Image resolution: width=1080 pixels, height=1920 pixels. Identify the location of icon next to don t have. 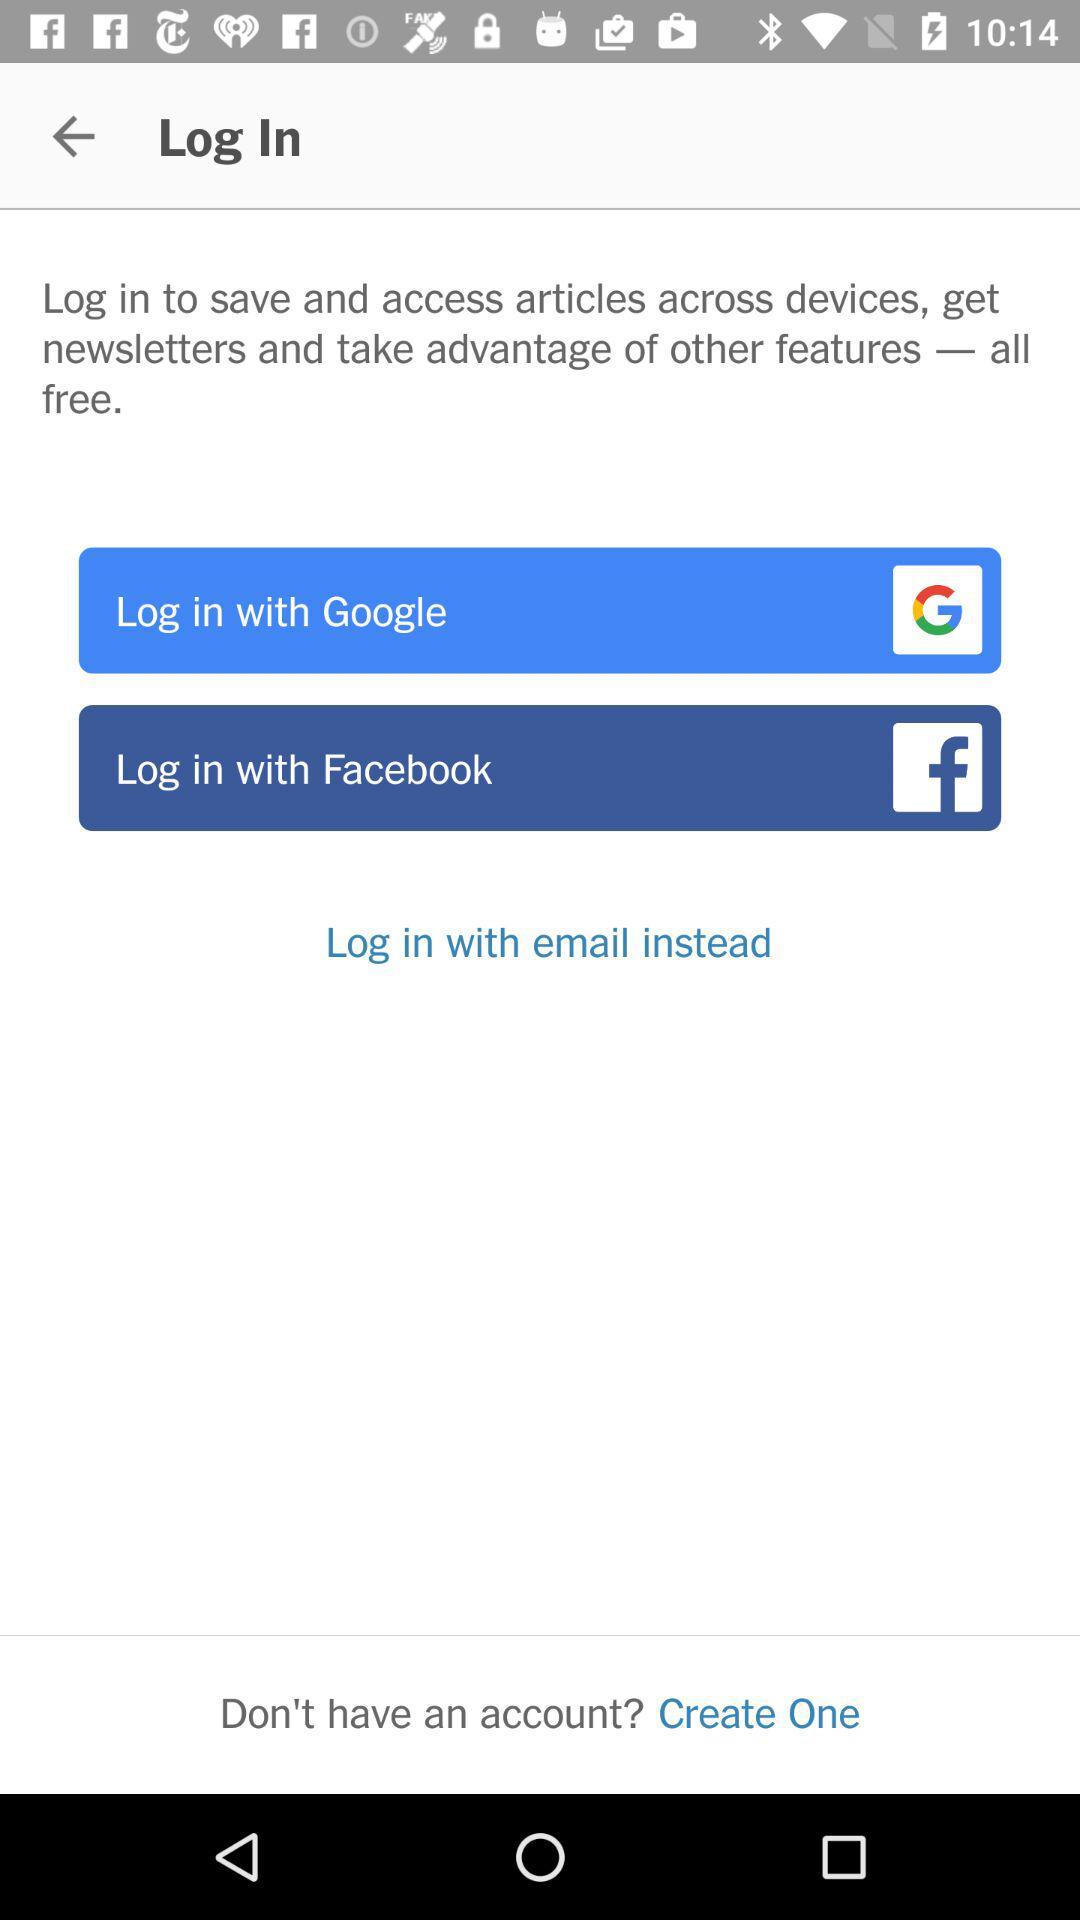
(759, 1711).